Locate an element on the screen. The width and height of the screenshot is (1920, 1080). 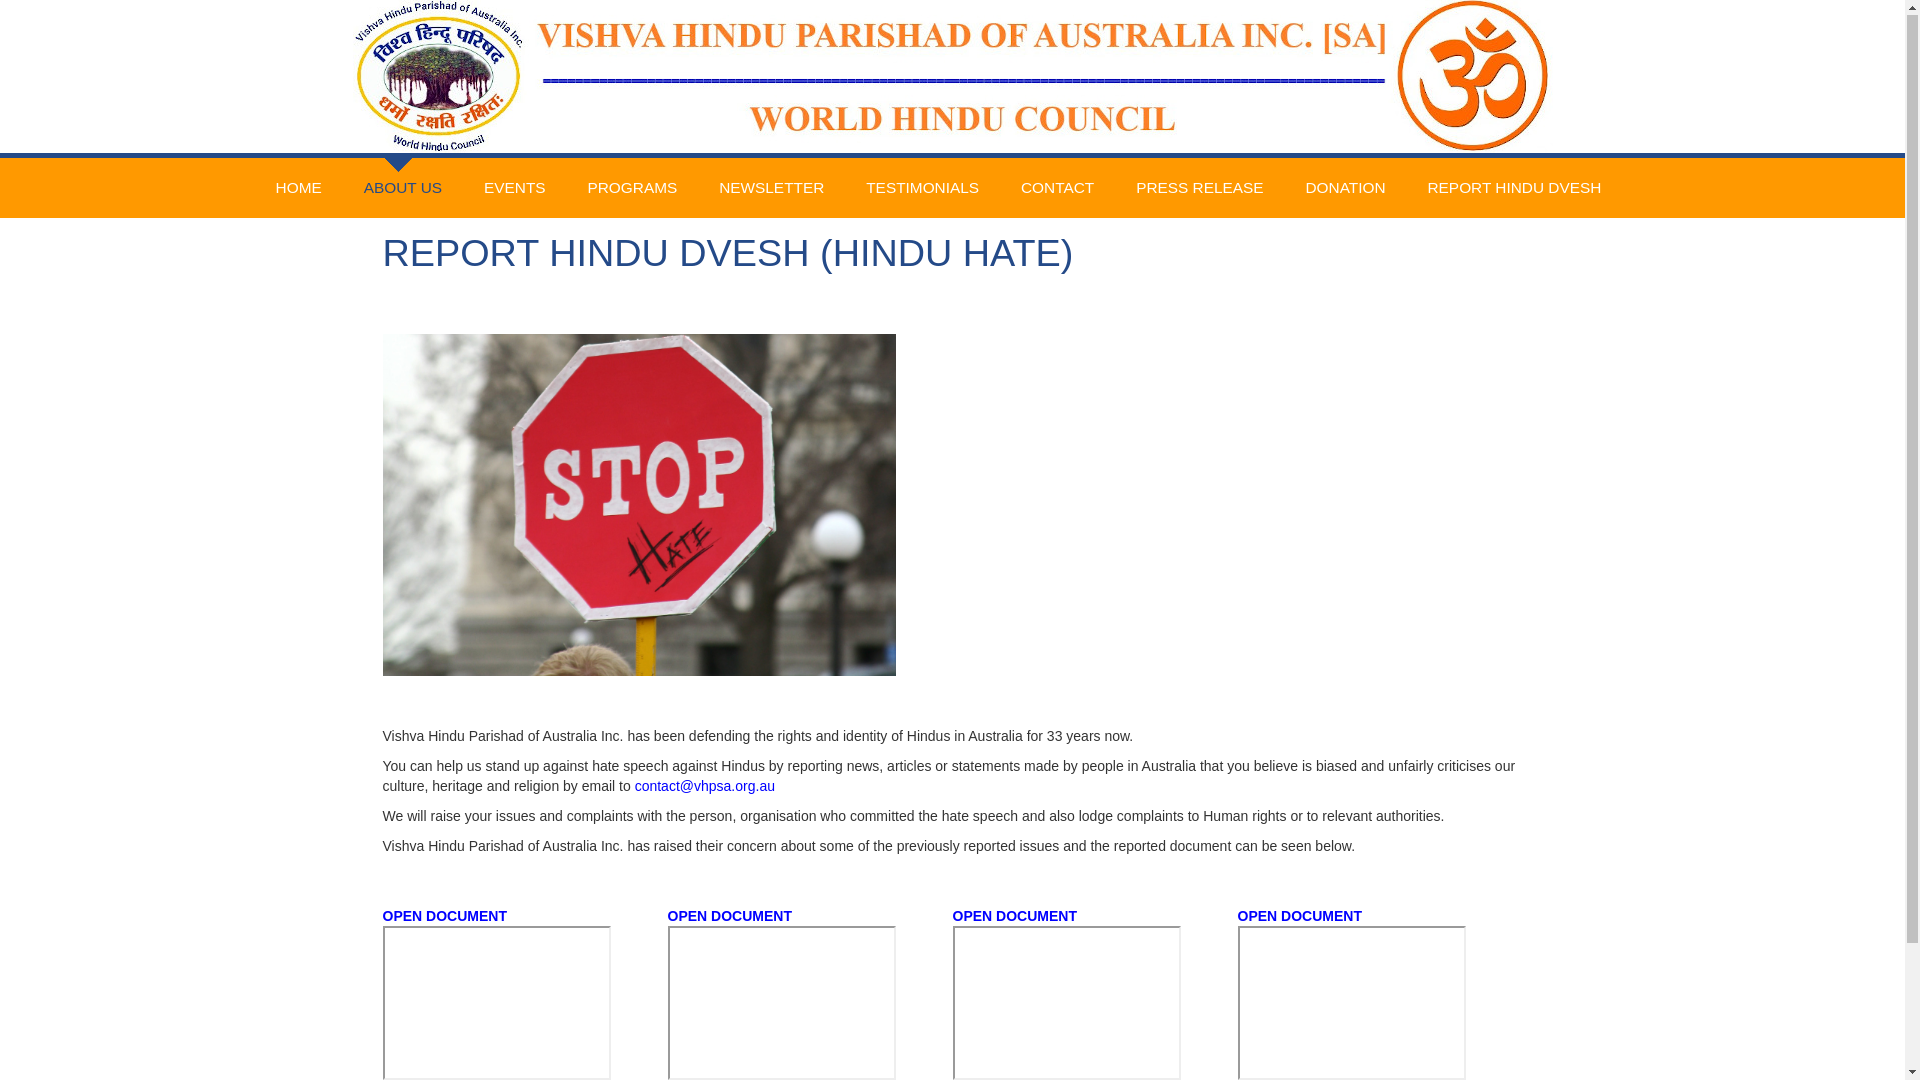
'PROGRAMS' is located at coordinates (631, 189).